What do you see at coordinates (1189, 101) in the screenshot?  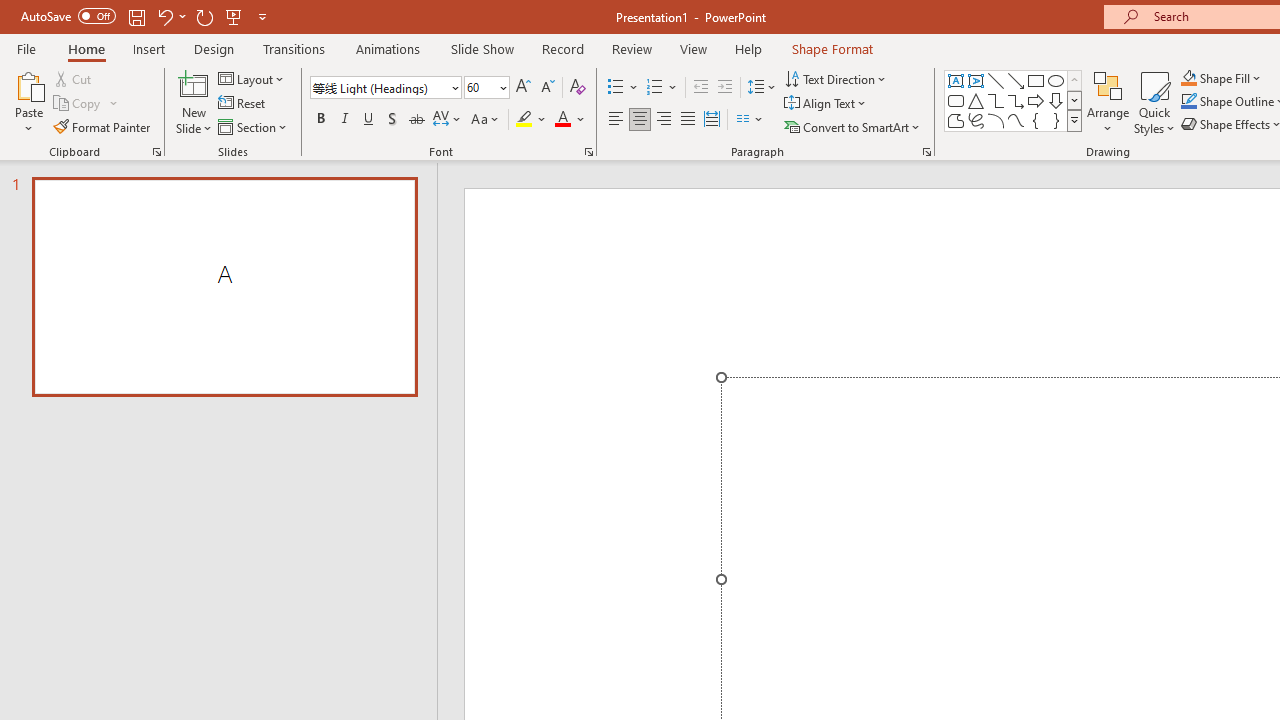 I see `'Shape Outline Blue, Accent 1'` at bounding box center [1189, 101].